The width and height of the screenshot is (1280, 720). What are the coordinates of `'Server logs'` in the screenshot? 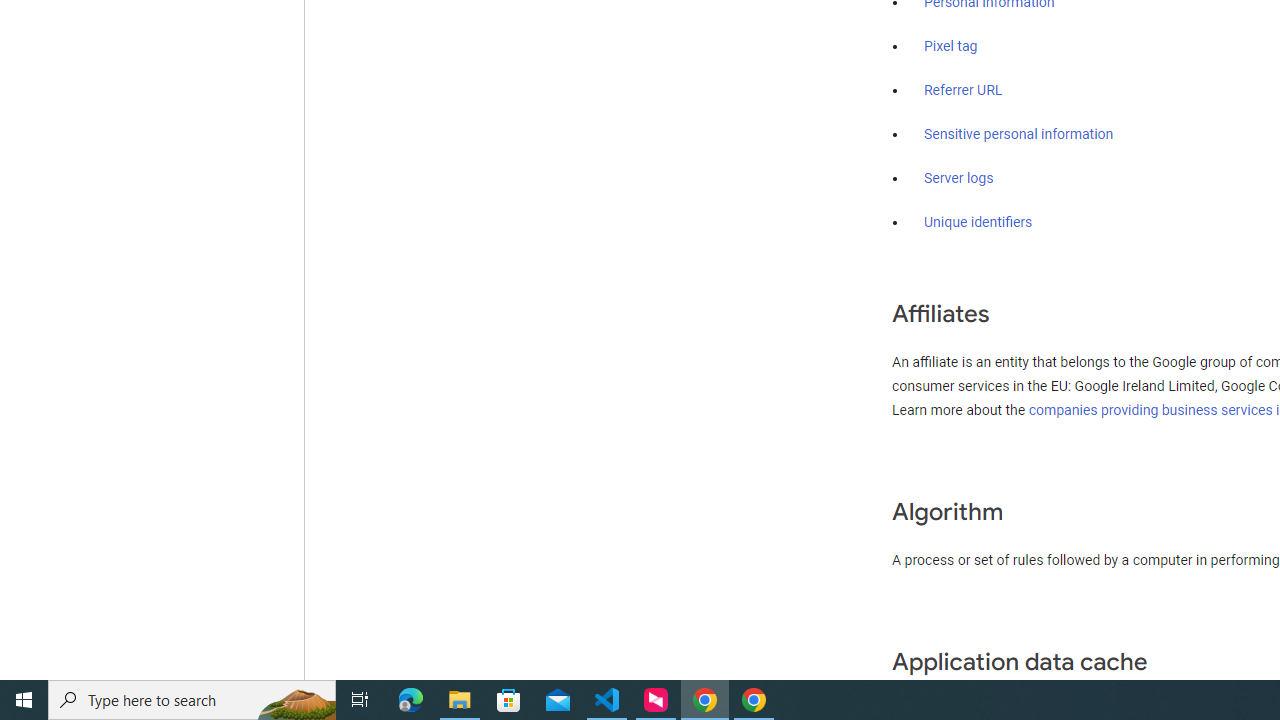 It's located at (958, 177).